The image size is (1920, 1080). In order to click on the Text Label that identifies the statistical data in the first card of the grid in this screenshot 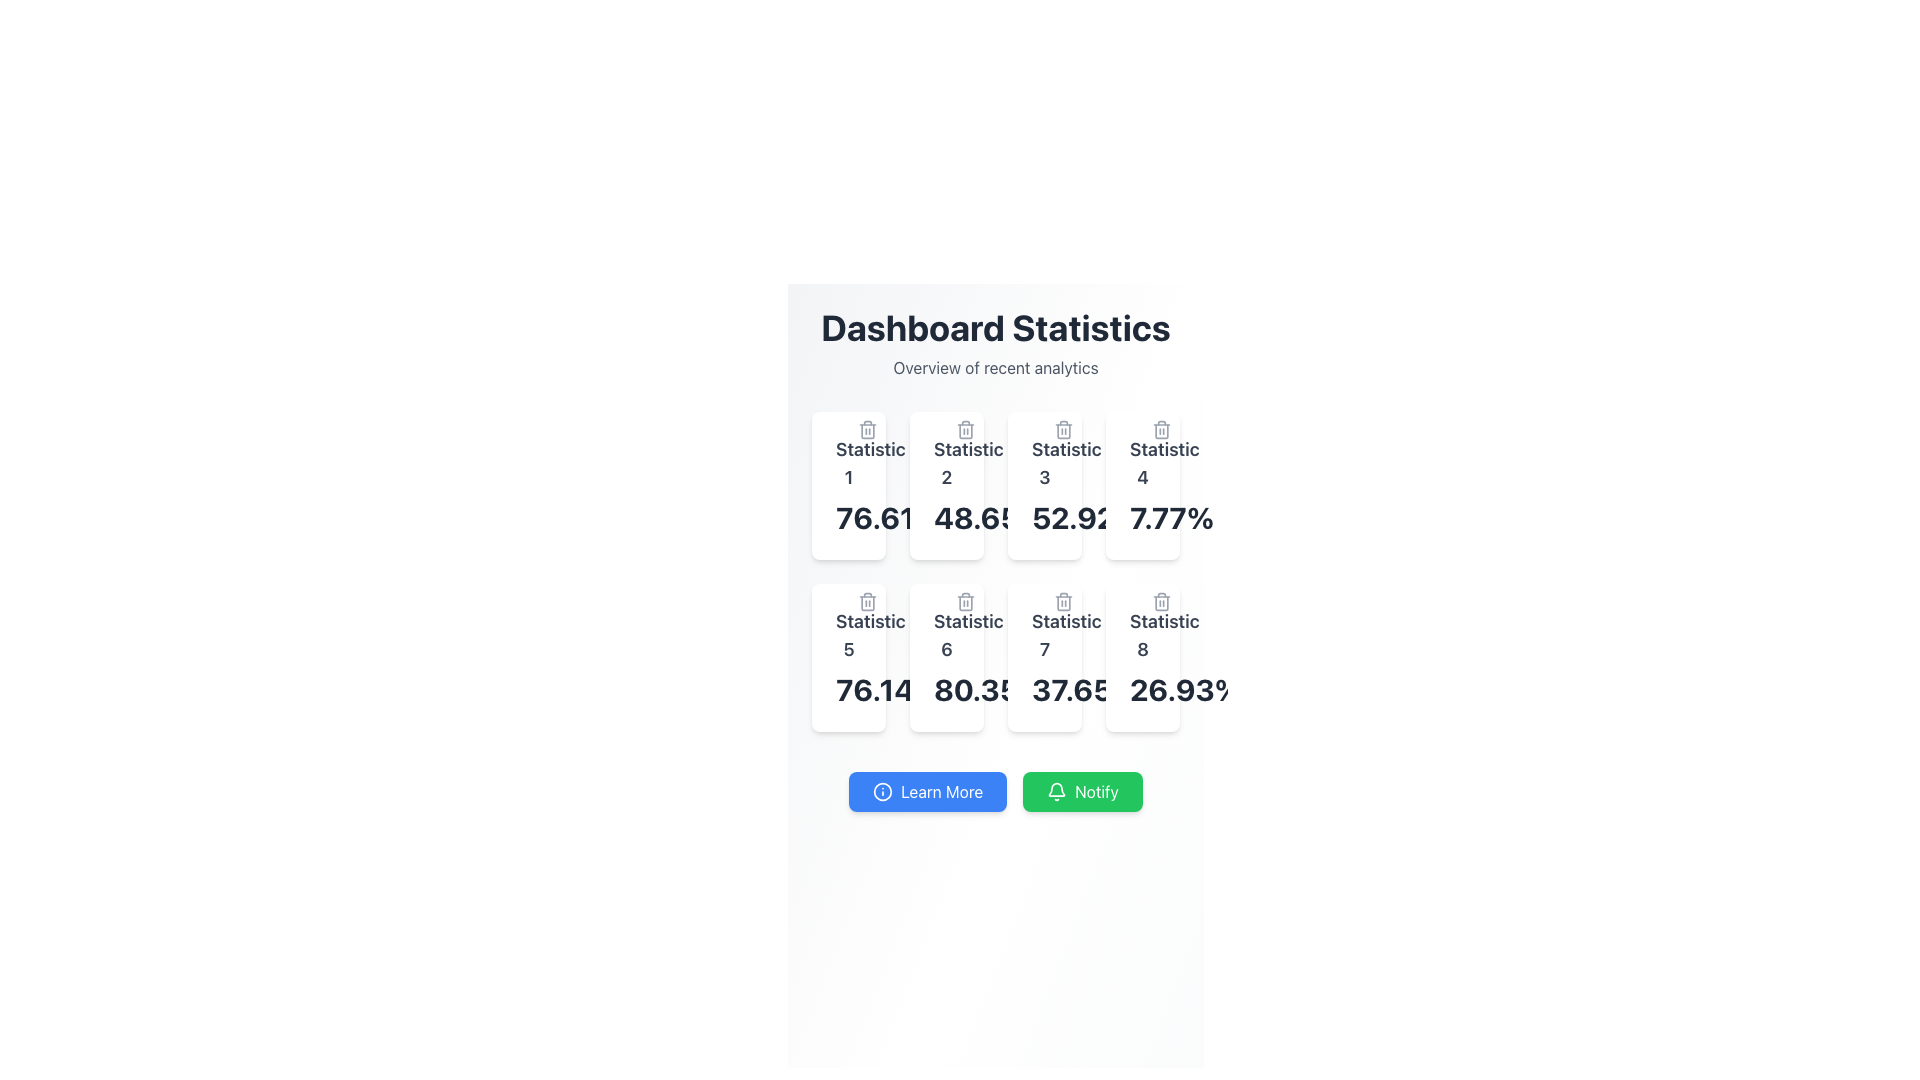, I will do `click(849, 463)`.